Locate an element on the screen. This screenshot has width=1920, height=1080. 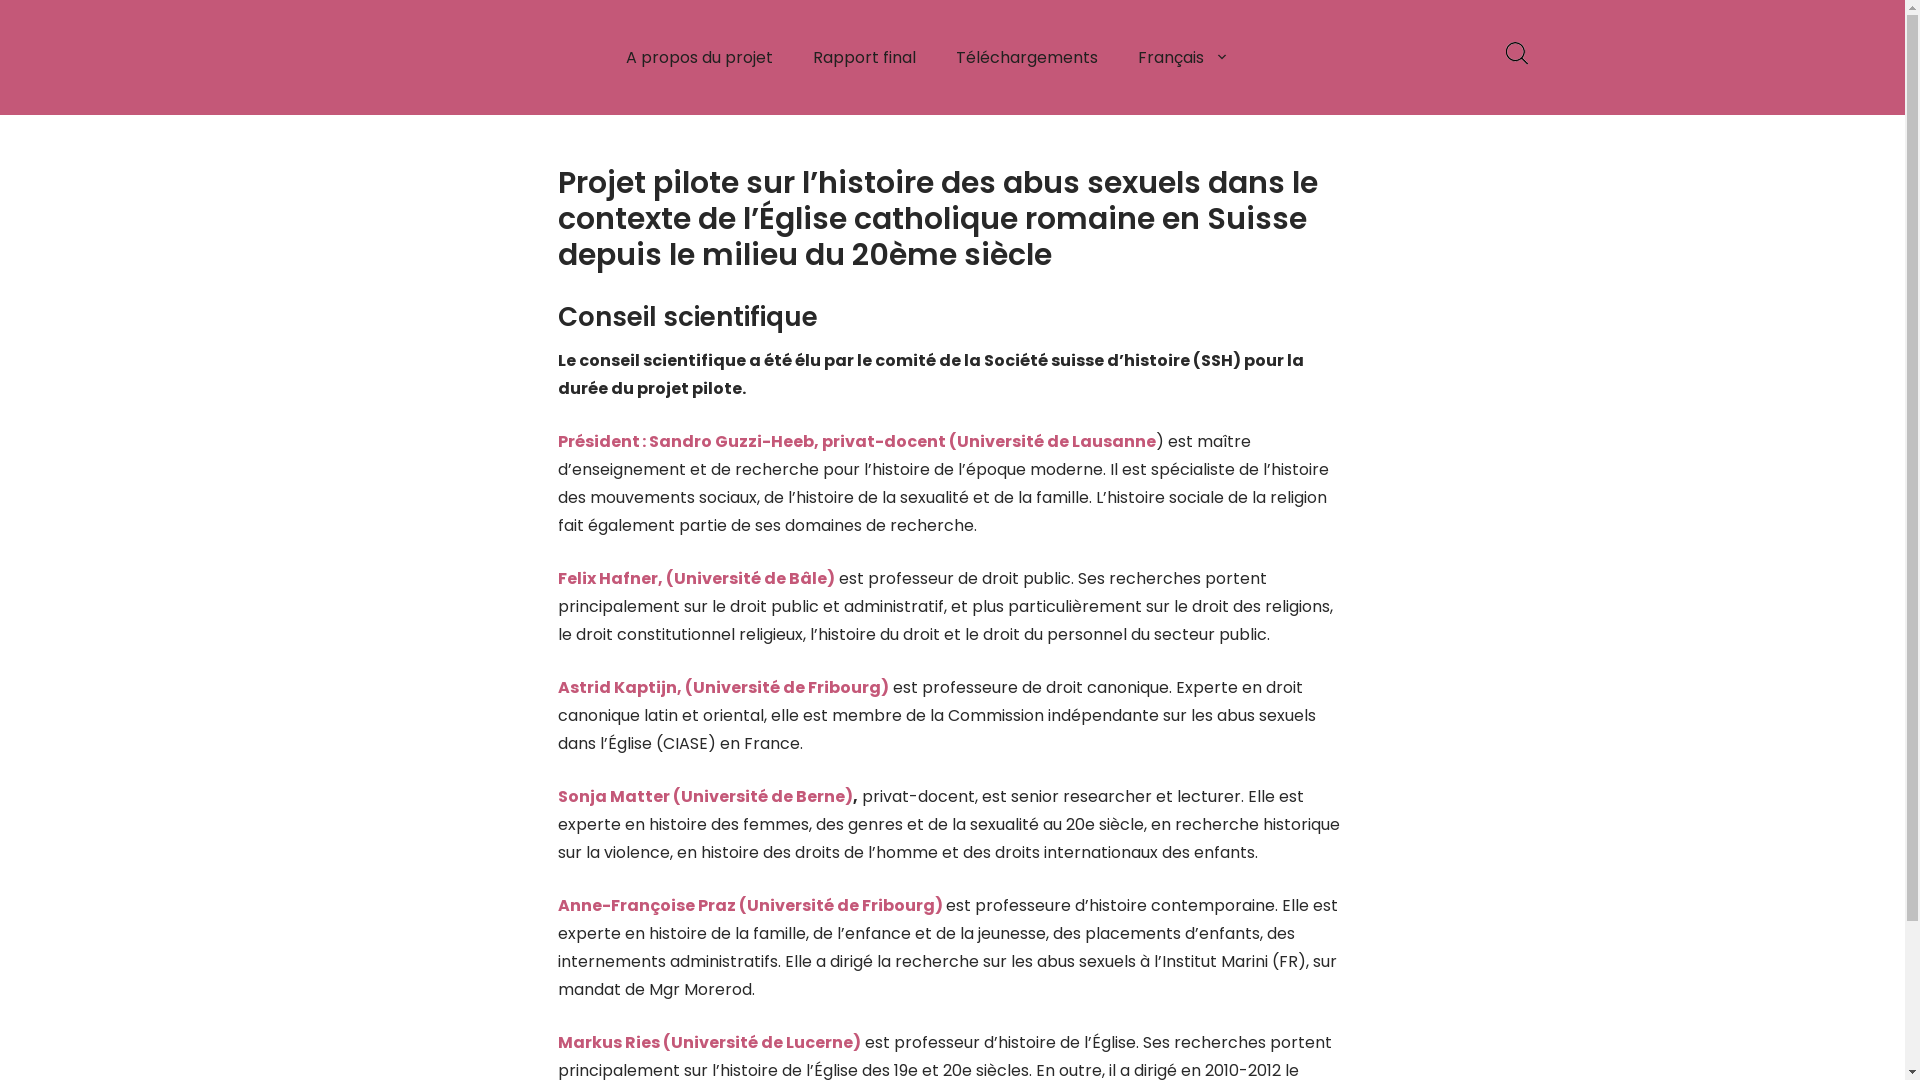
'A propos du projet' is located at coordinates (604, 56).